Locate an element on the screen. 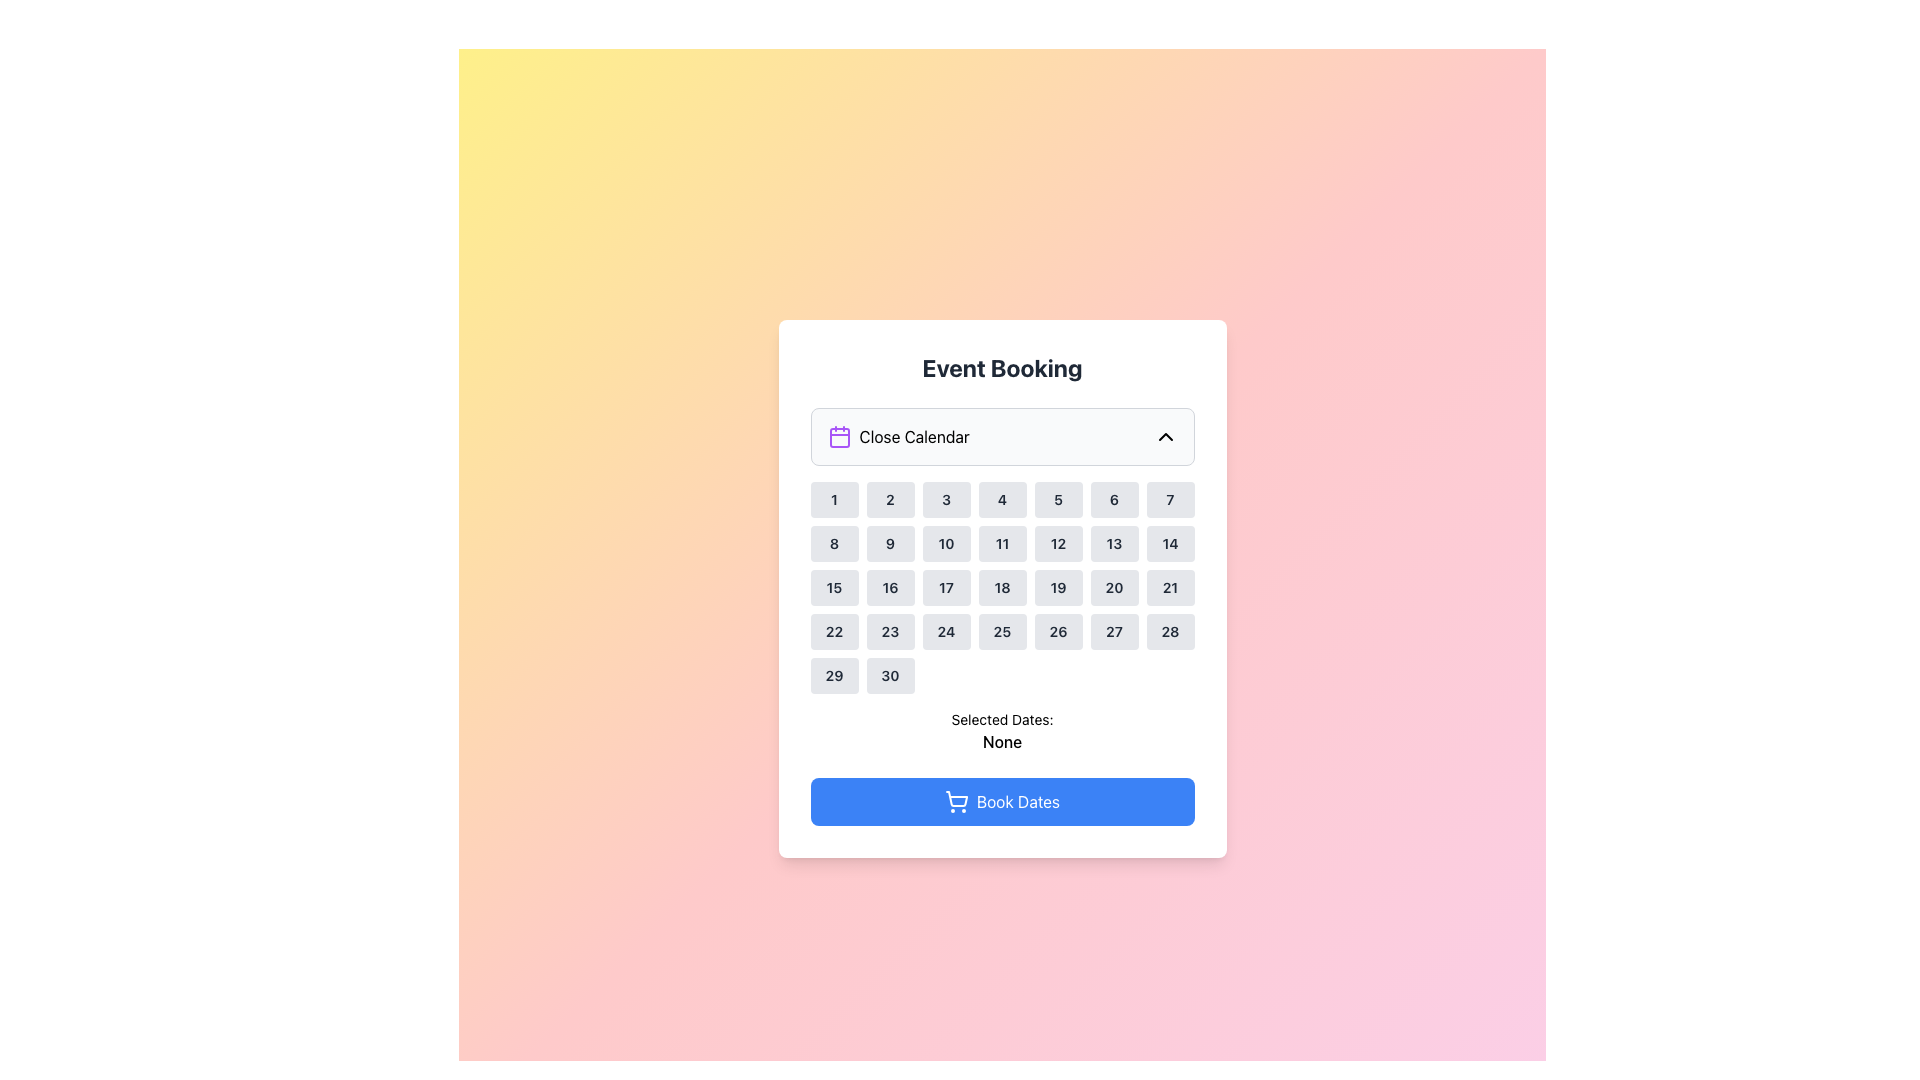 This screenshot has width=1920, height=1080. the date selection button for the date '8' in the 'Event Booking' modal window, which is the eighth button in the grid layout is located at coordinates (834, 543).